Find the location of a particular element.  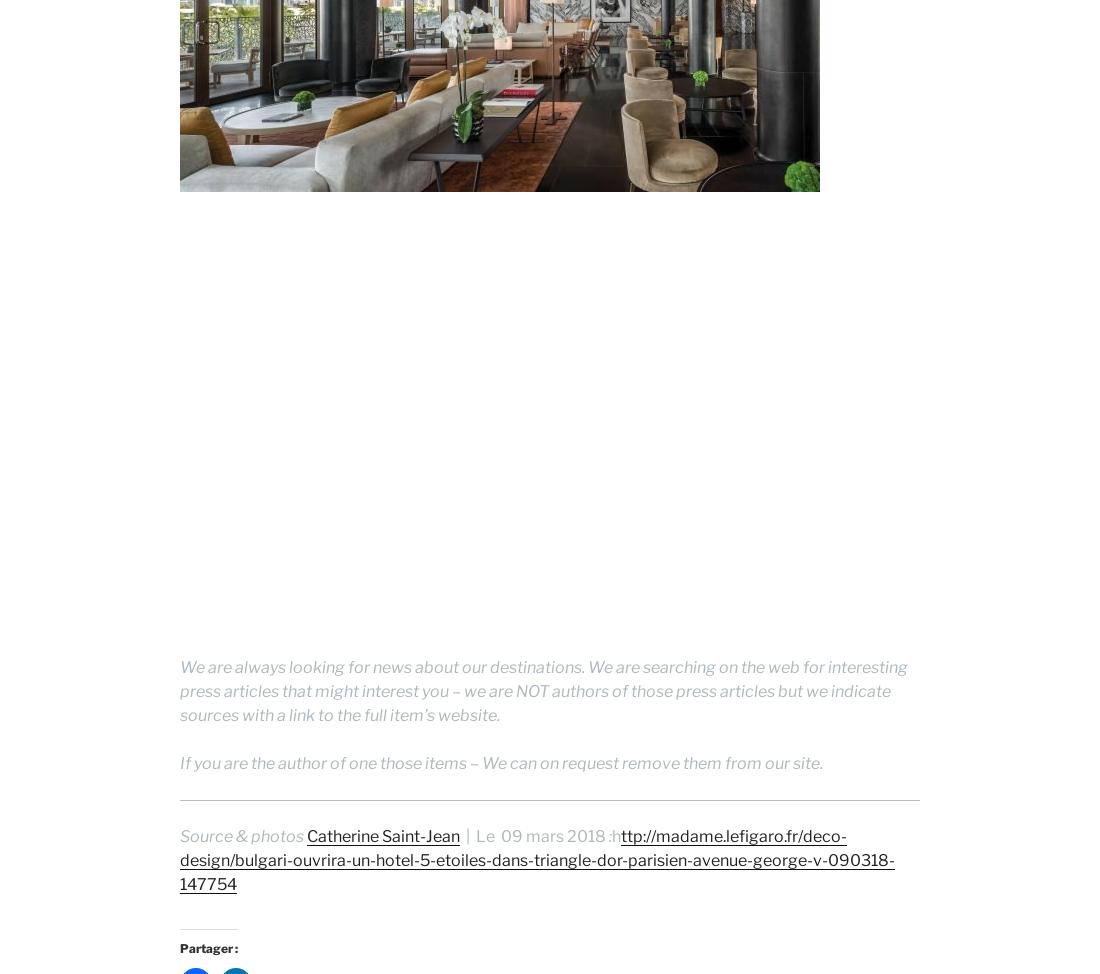

'Source & photos' is located at coordinates (243, 835).